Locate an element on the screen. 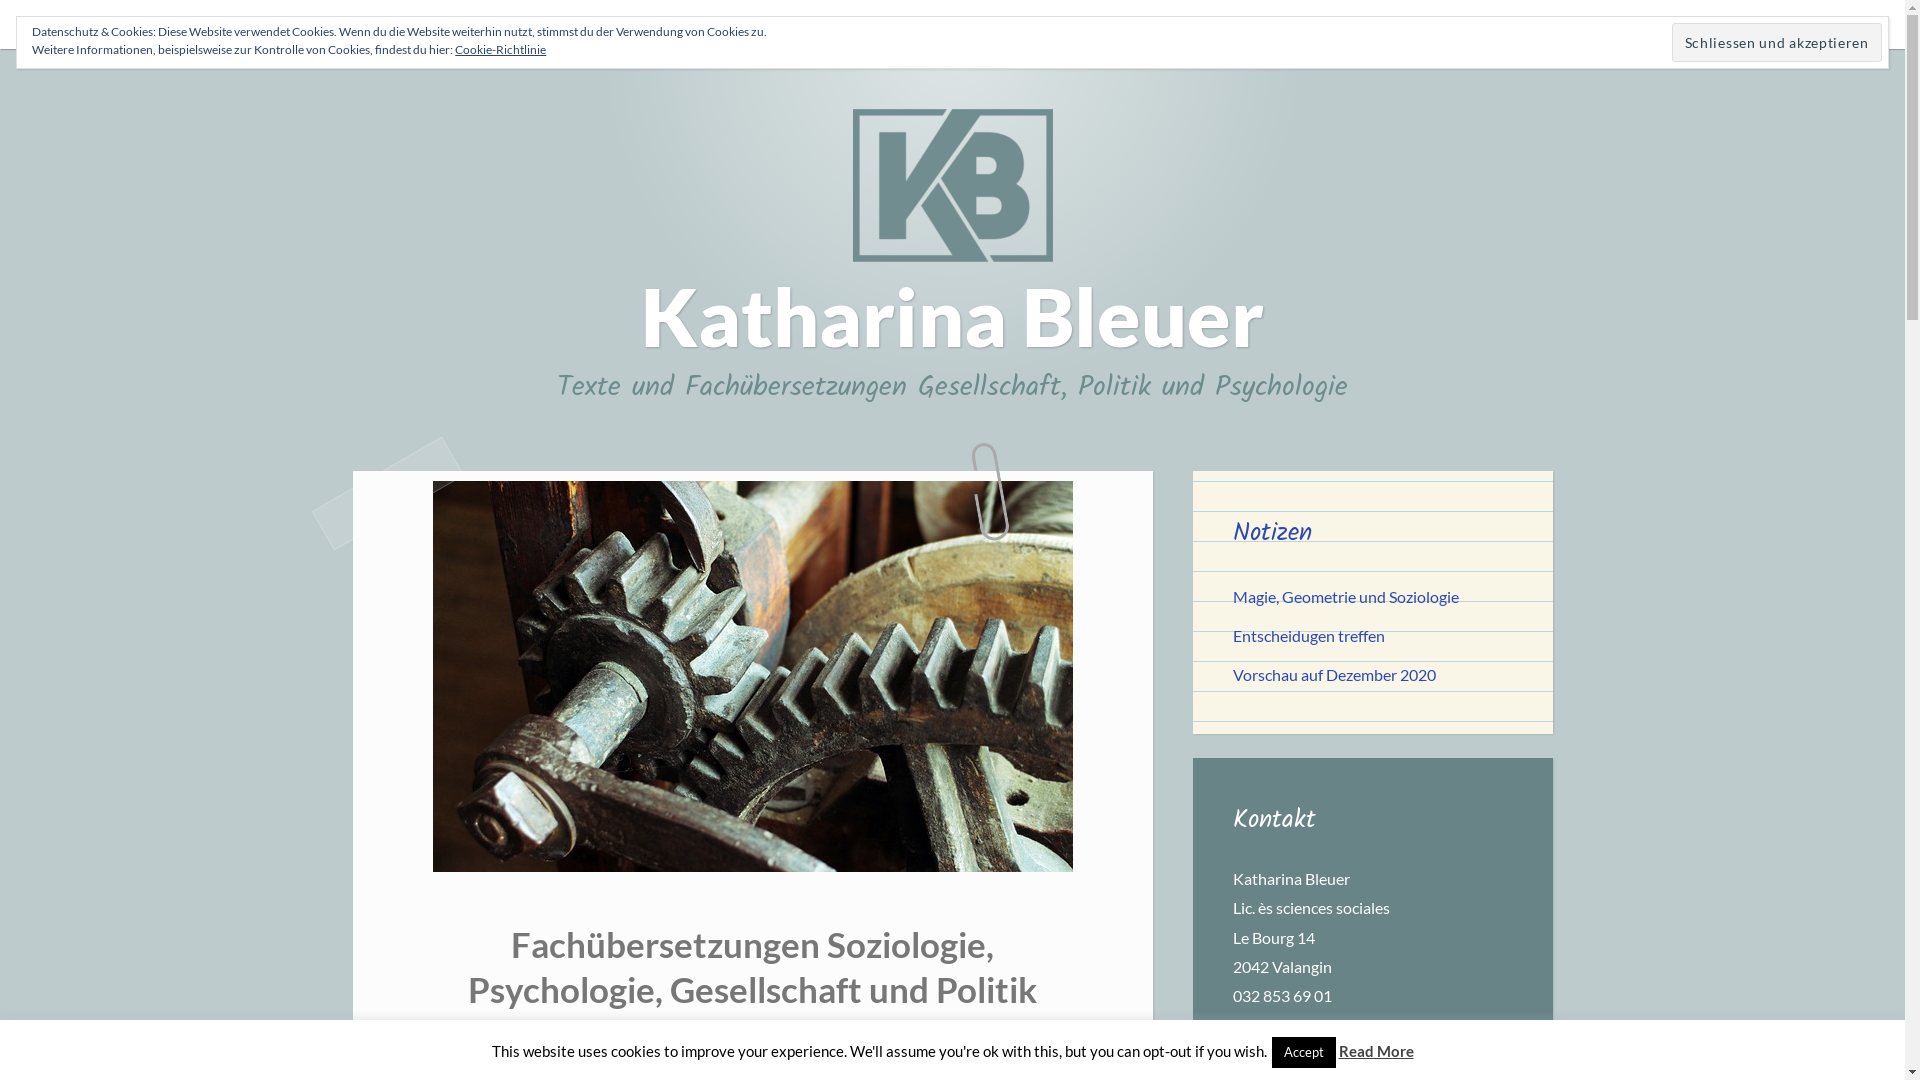 The height and width of the screenshot is (1080, 1920). 'Entscheidugen treffen' is located at coordinates (1231, 635).